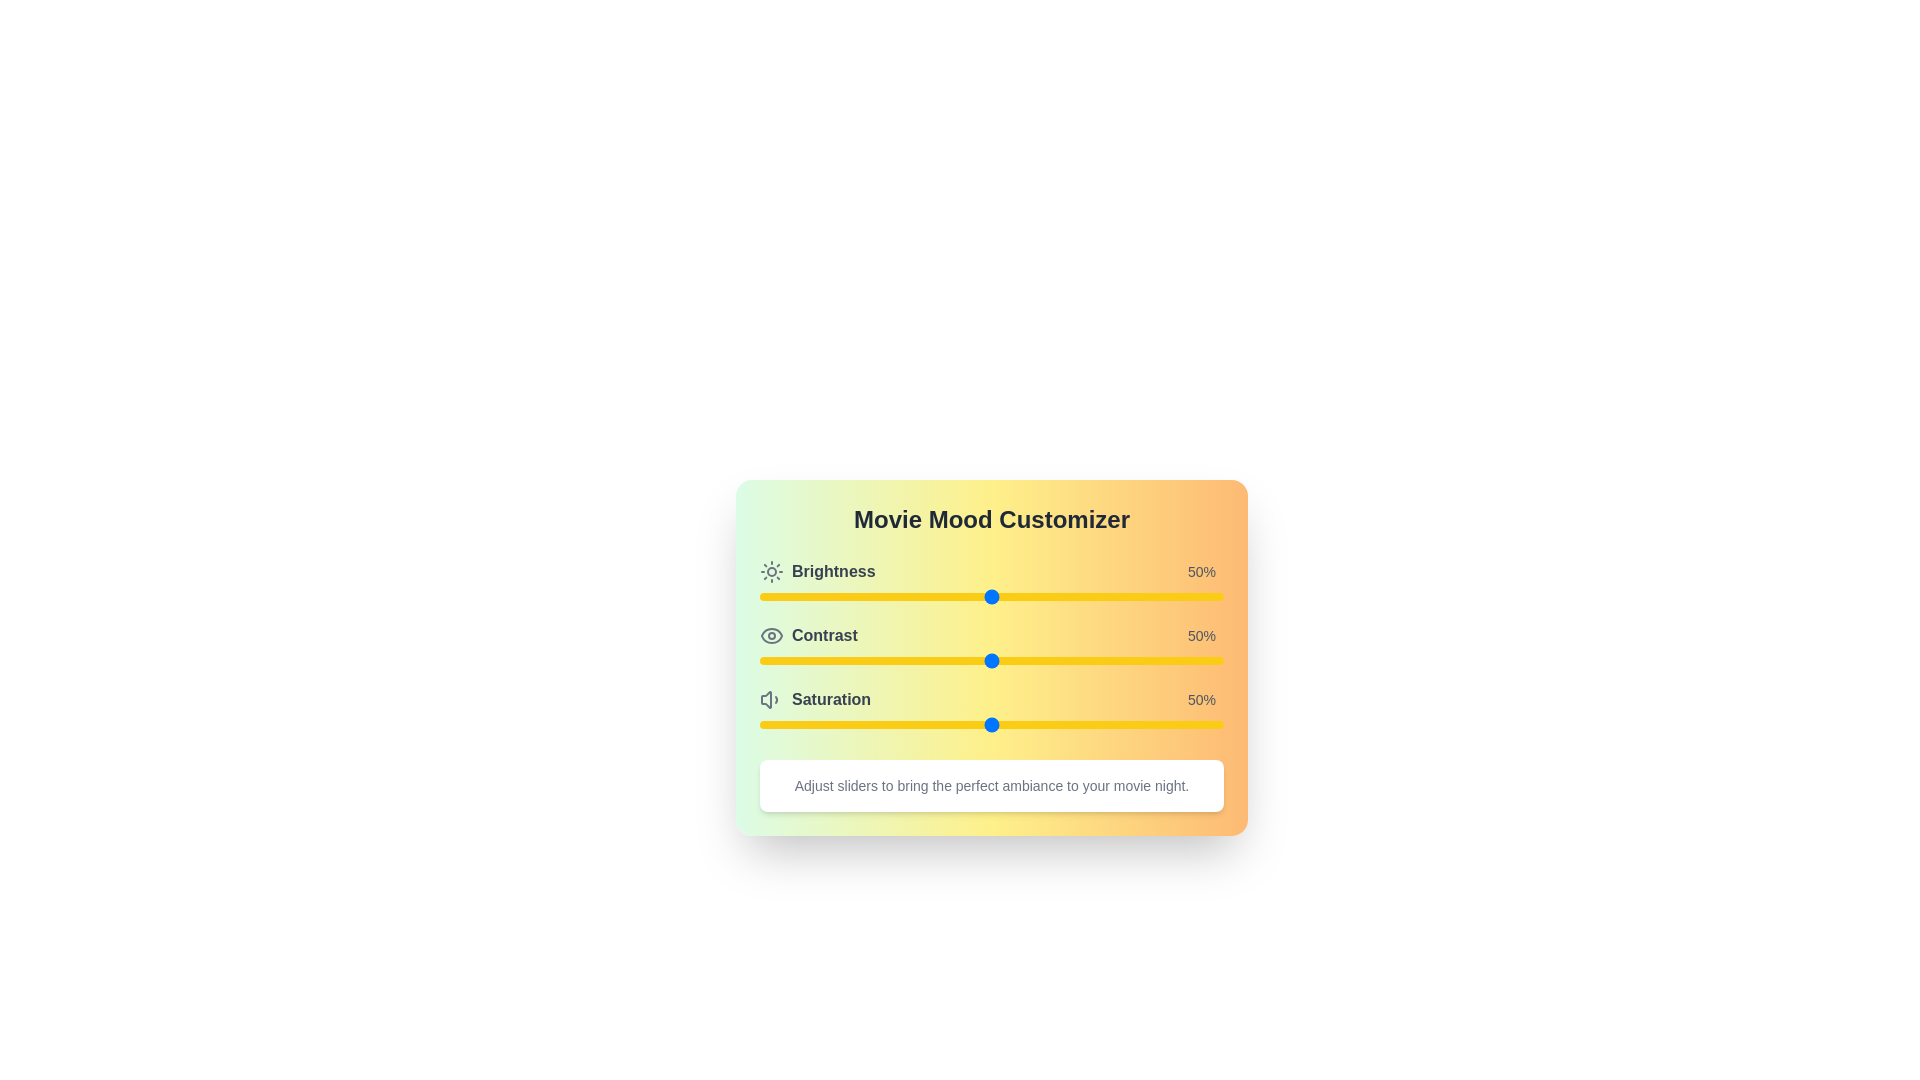  What do you see at coordinates (973, 596) in the screenshot?
I see `brightness` at bounding box center [973, 596].